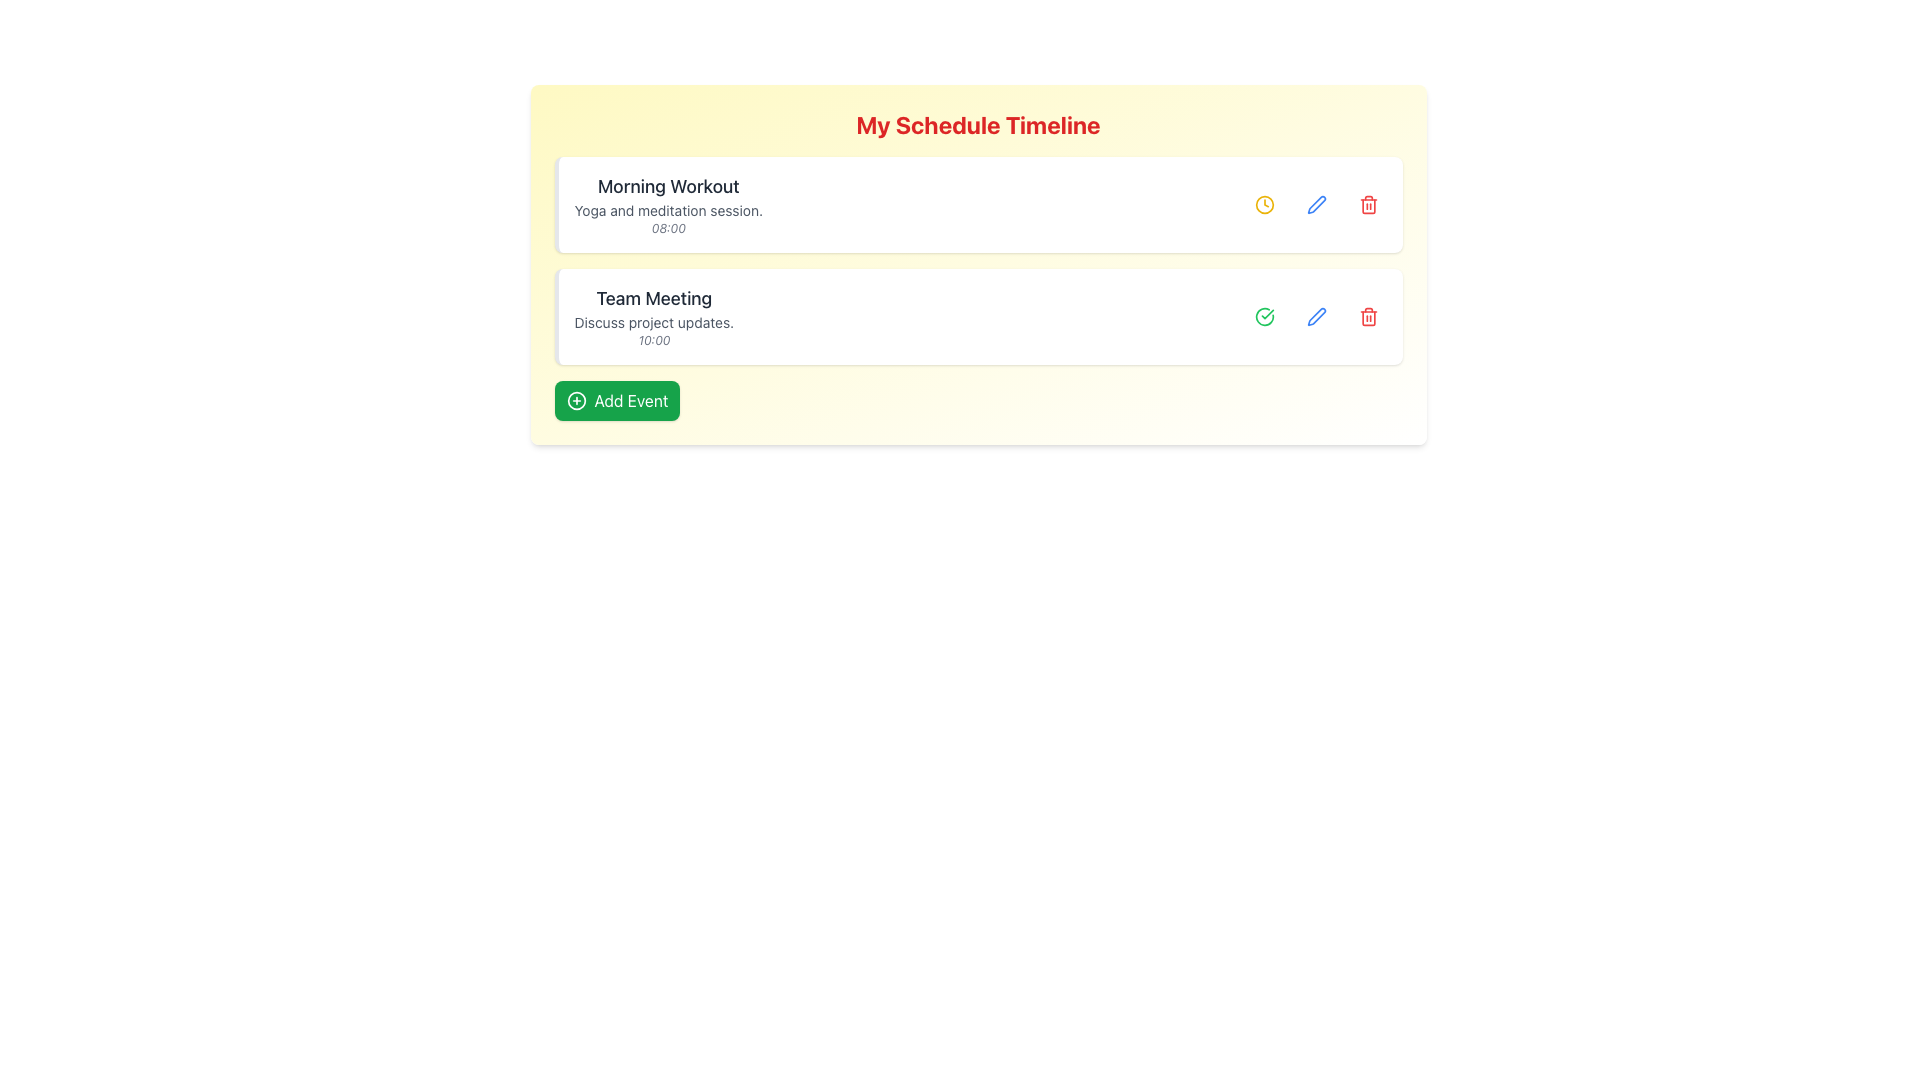 The height and width of the screenshot is (1080, 1920). I want to click on the time indicator icon button located to the right of the 'Morning Workout' title in the second card of the schedule section, so click(1263, 204).